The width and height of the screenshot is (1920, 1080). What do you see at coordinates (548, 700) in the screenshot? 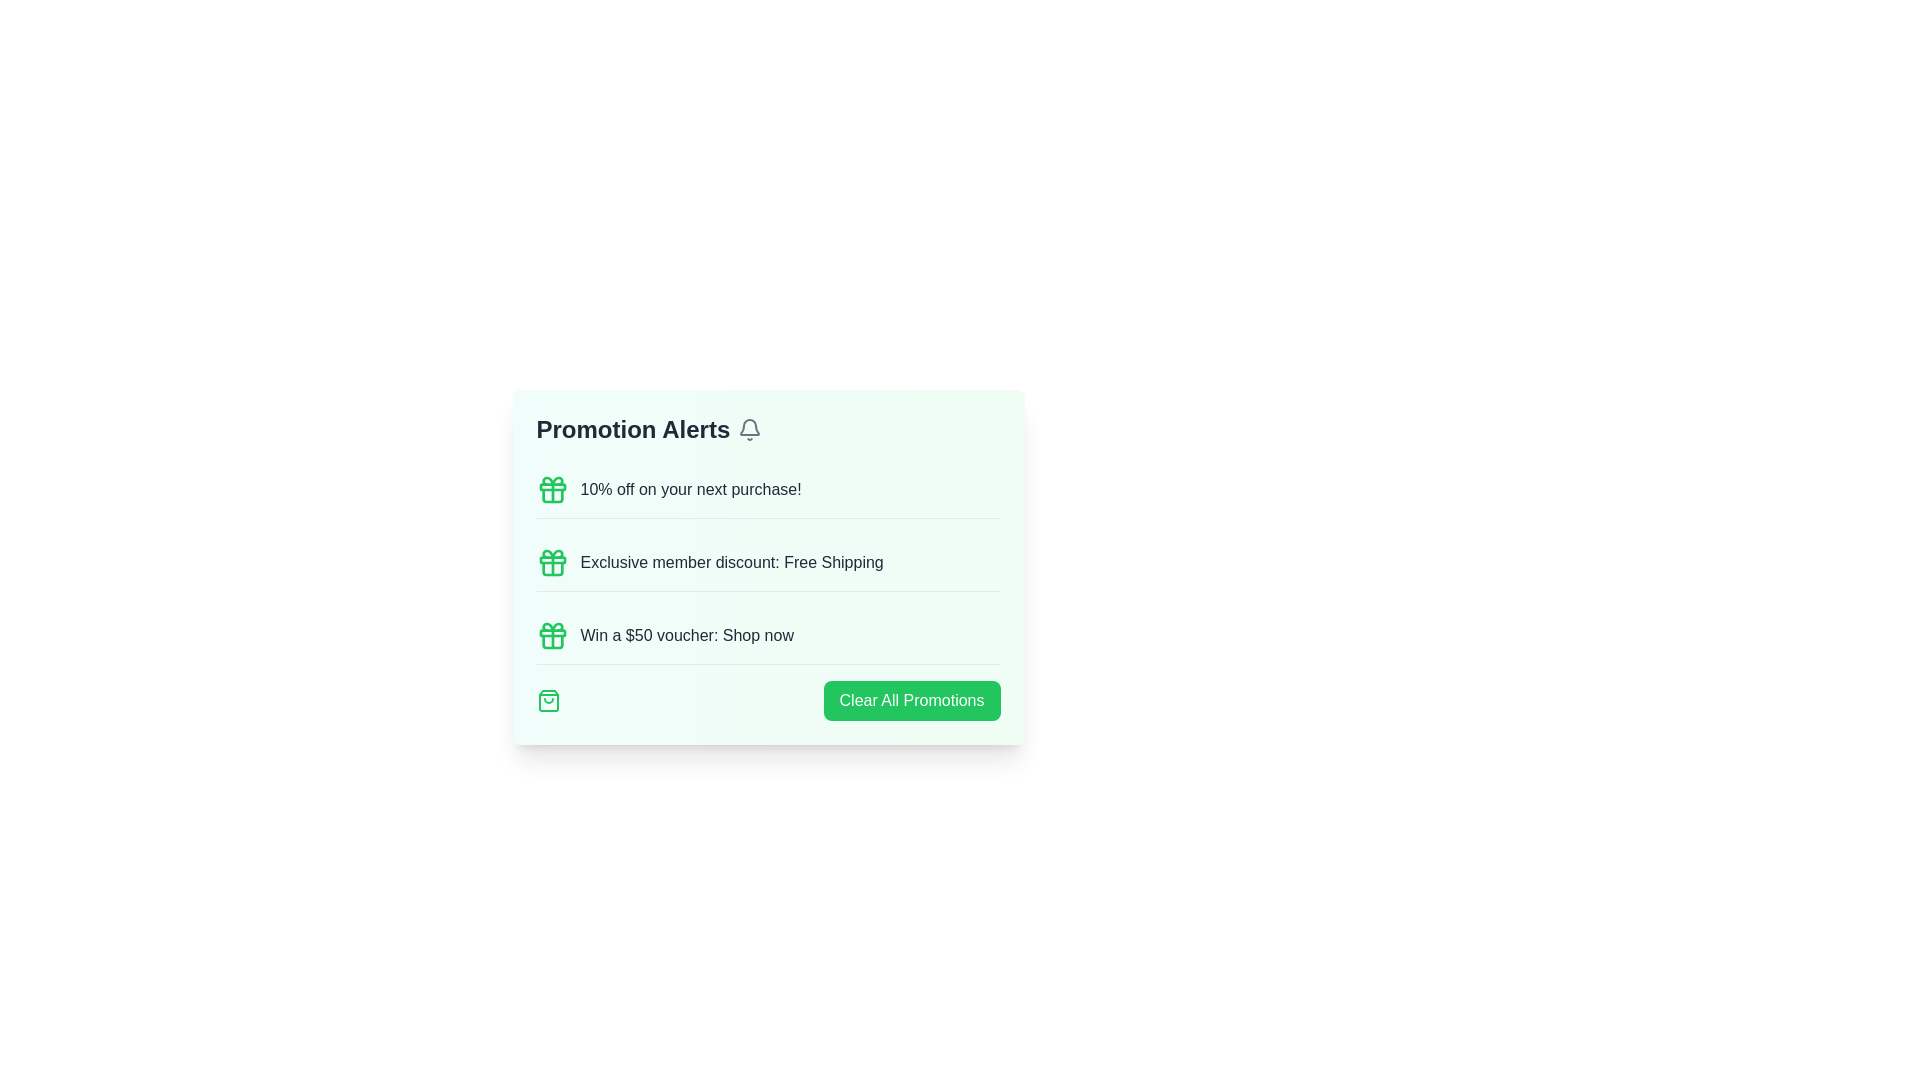
I see `the shopping bag icon with a green outline and fill, located at the bottom of the promotion card interface, next to the 'Clear All Promotions' button` at bounding box center [548, 700].